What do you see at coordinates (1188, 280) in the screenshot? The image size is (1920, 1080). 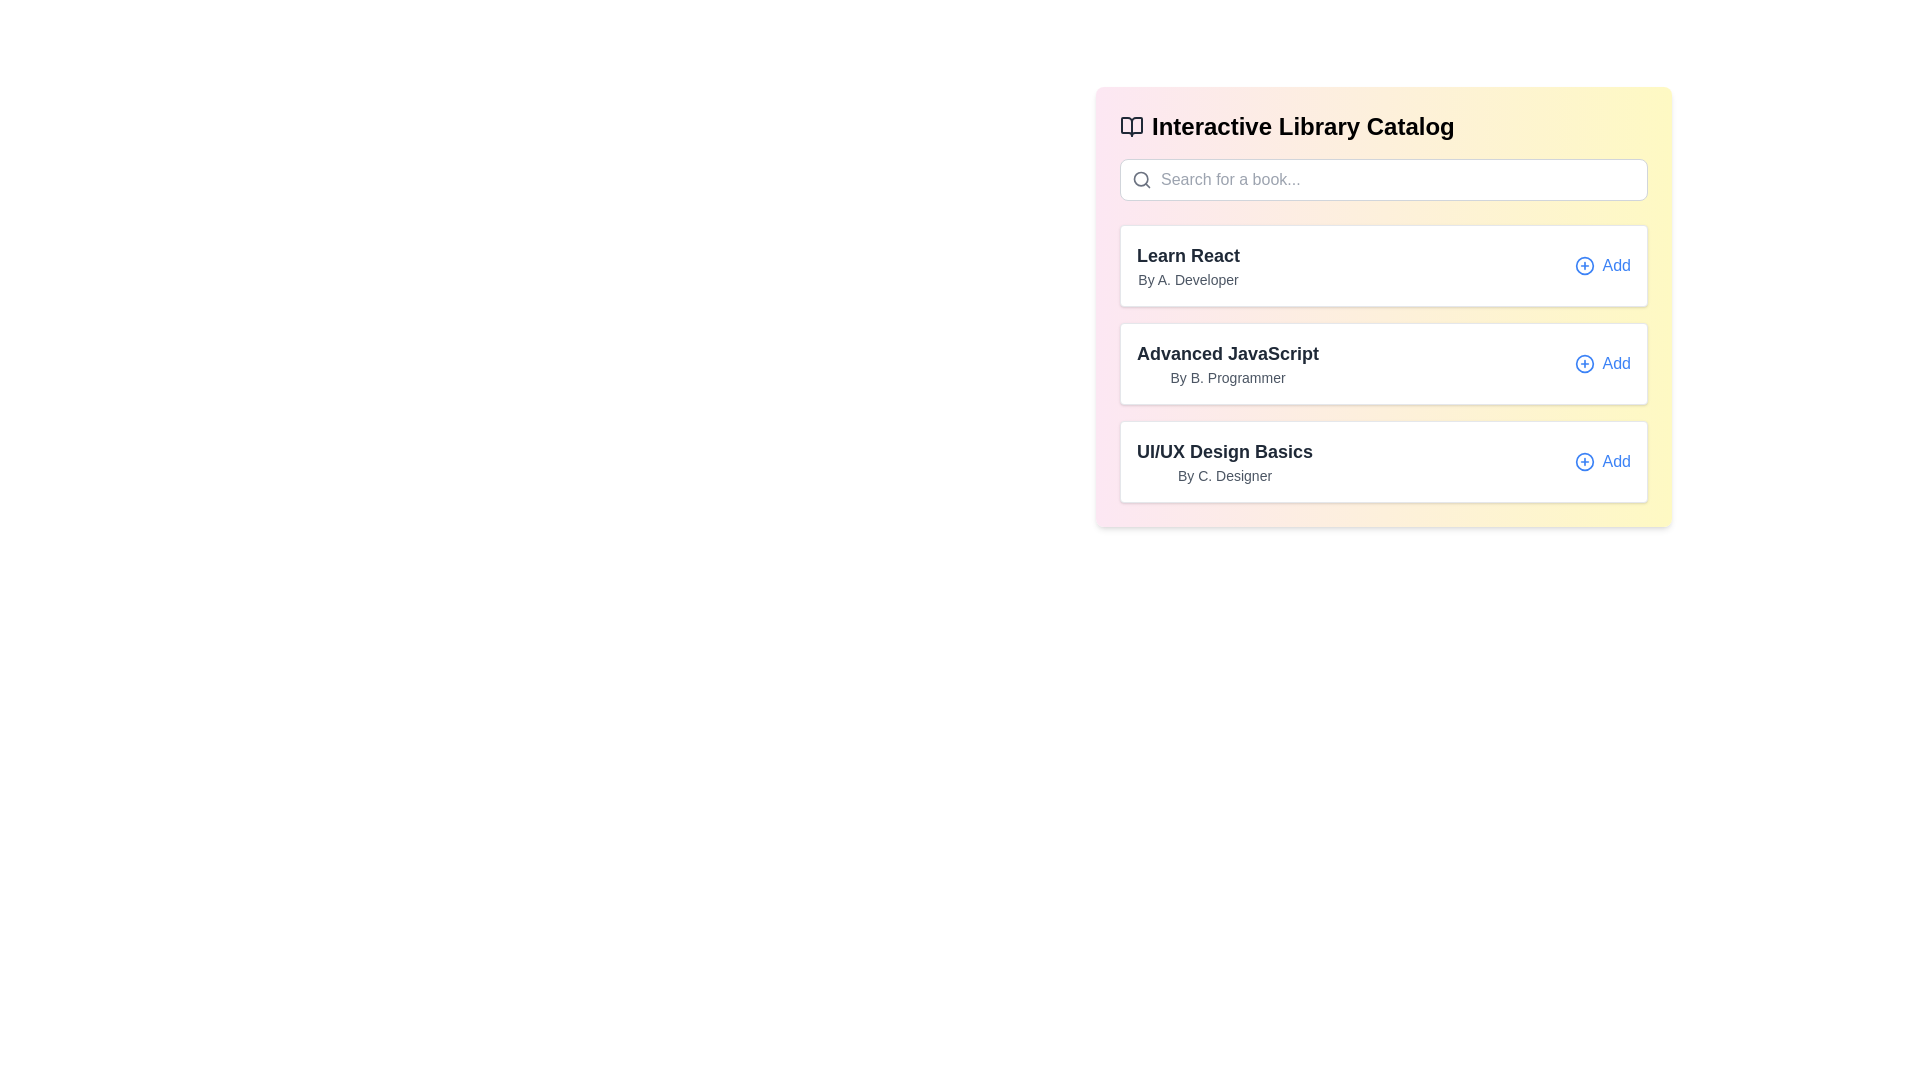 I see `the author information text label located below the title 'Learn React' in the first book card of the library catalog` at bounding box center [1188, 280].